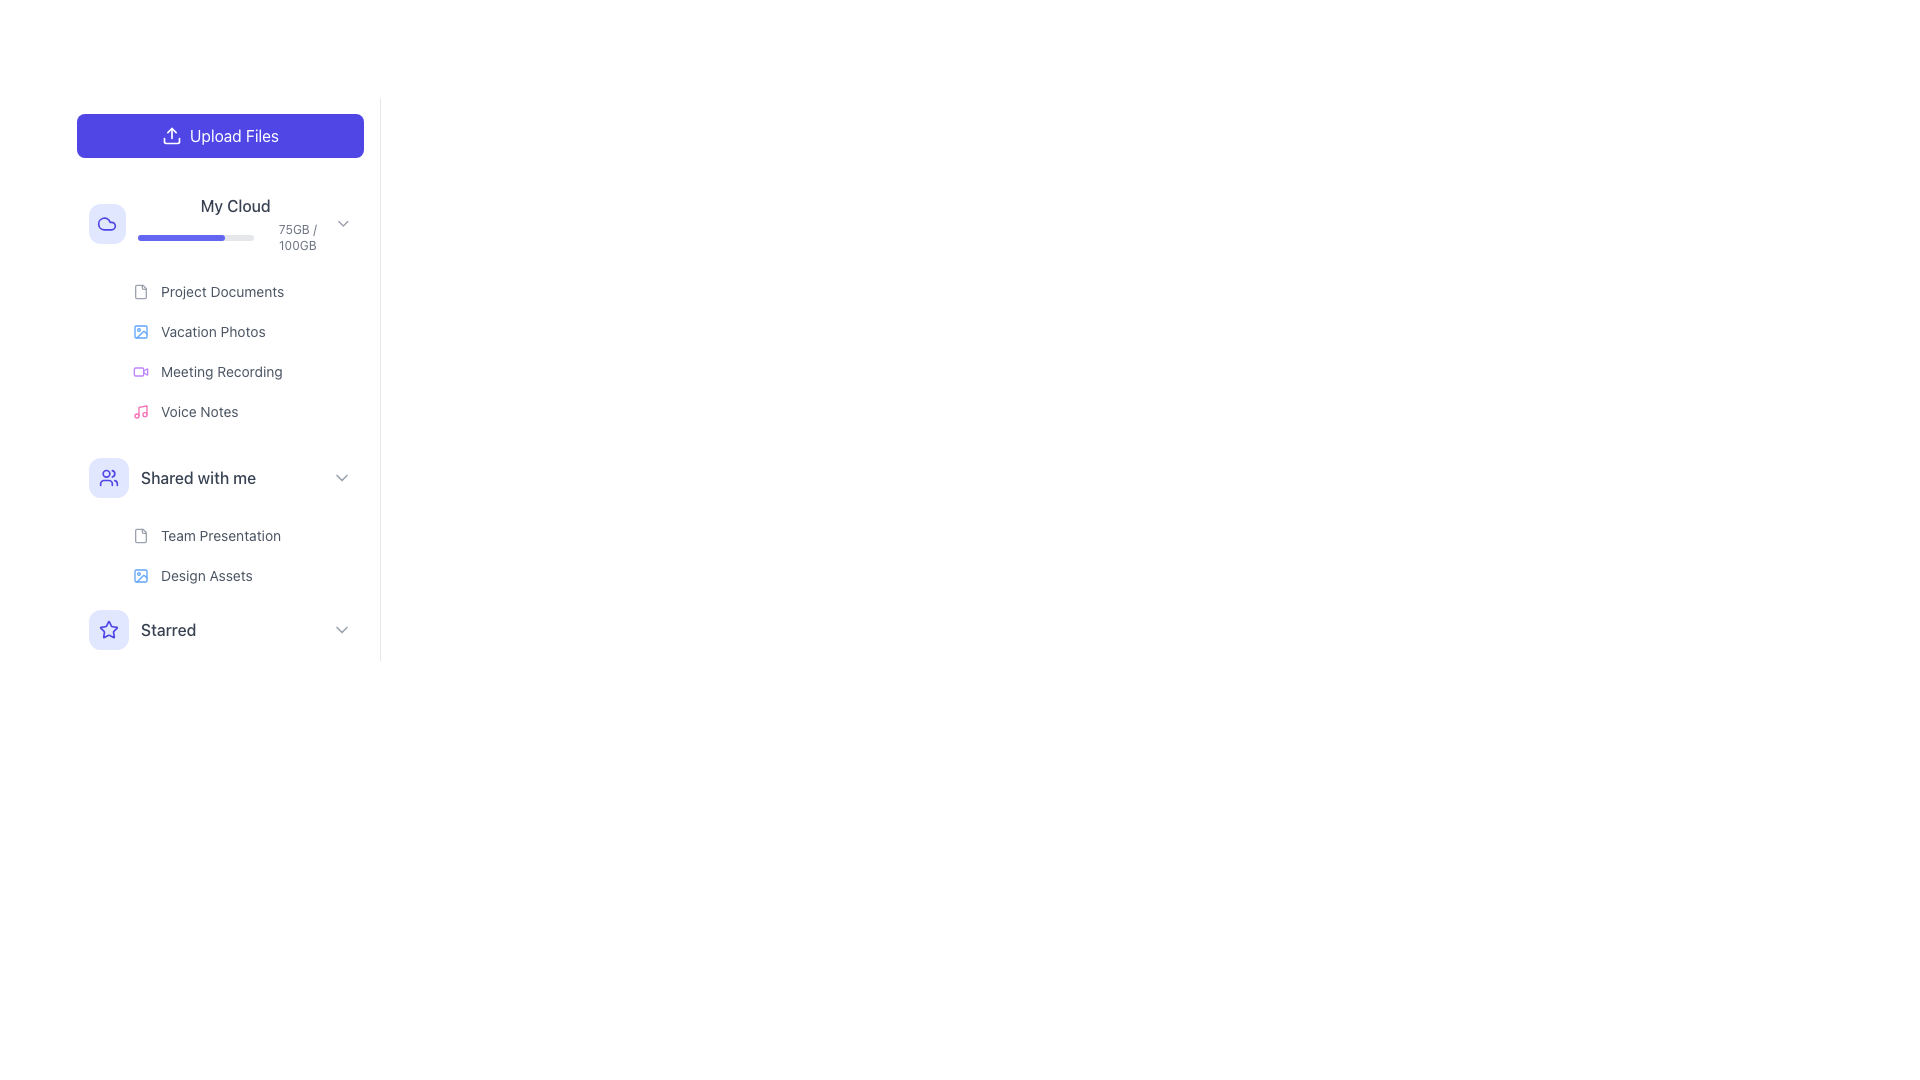 The height and width of the screenshot is (1080, 1920). What do you see at coordinates (195, 237) in the screenshot?
I see `the horizontal progress bar with a light gray background and indigo-colored progress, located in the left sidebar next to the '75GB / 100GB' label` at bounding box center [195, 237].